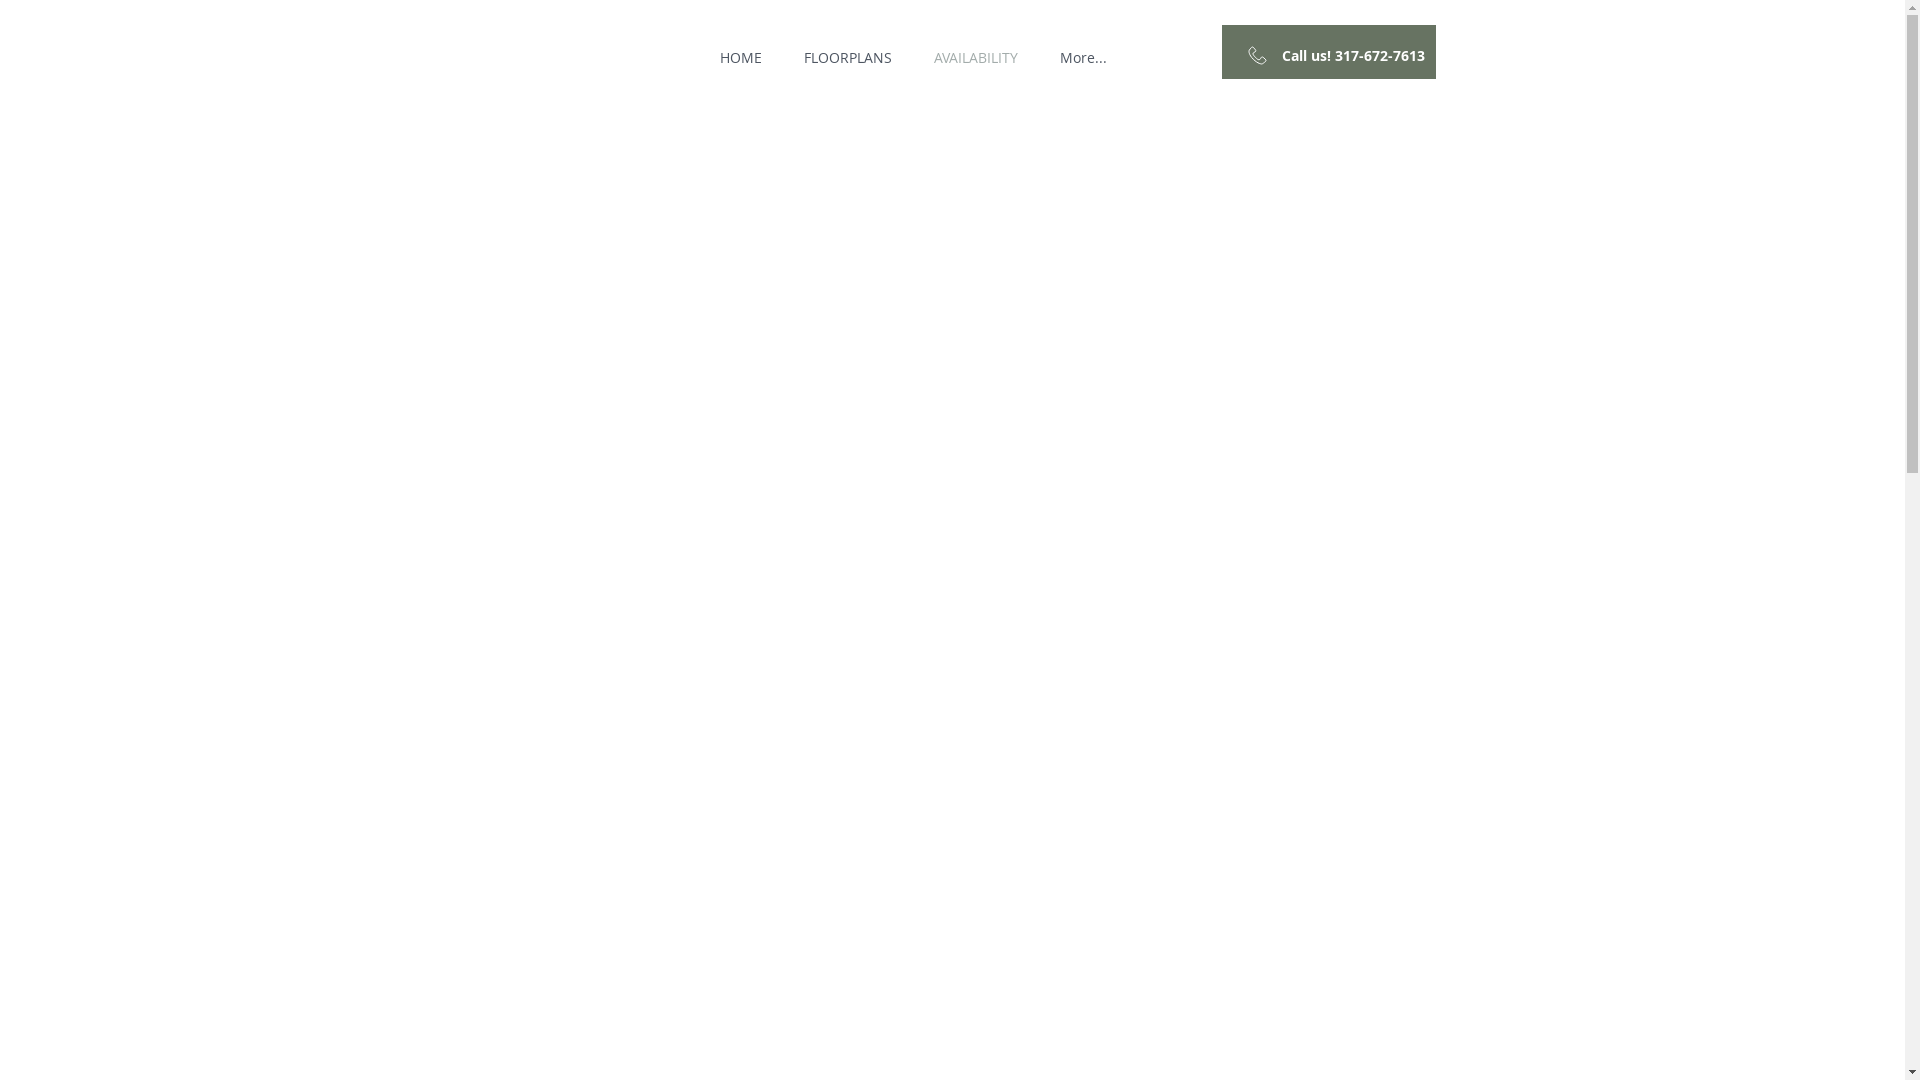  I want to click on 'AVAILABILITY', so click(974, 56).